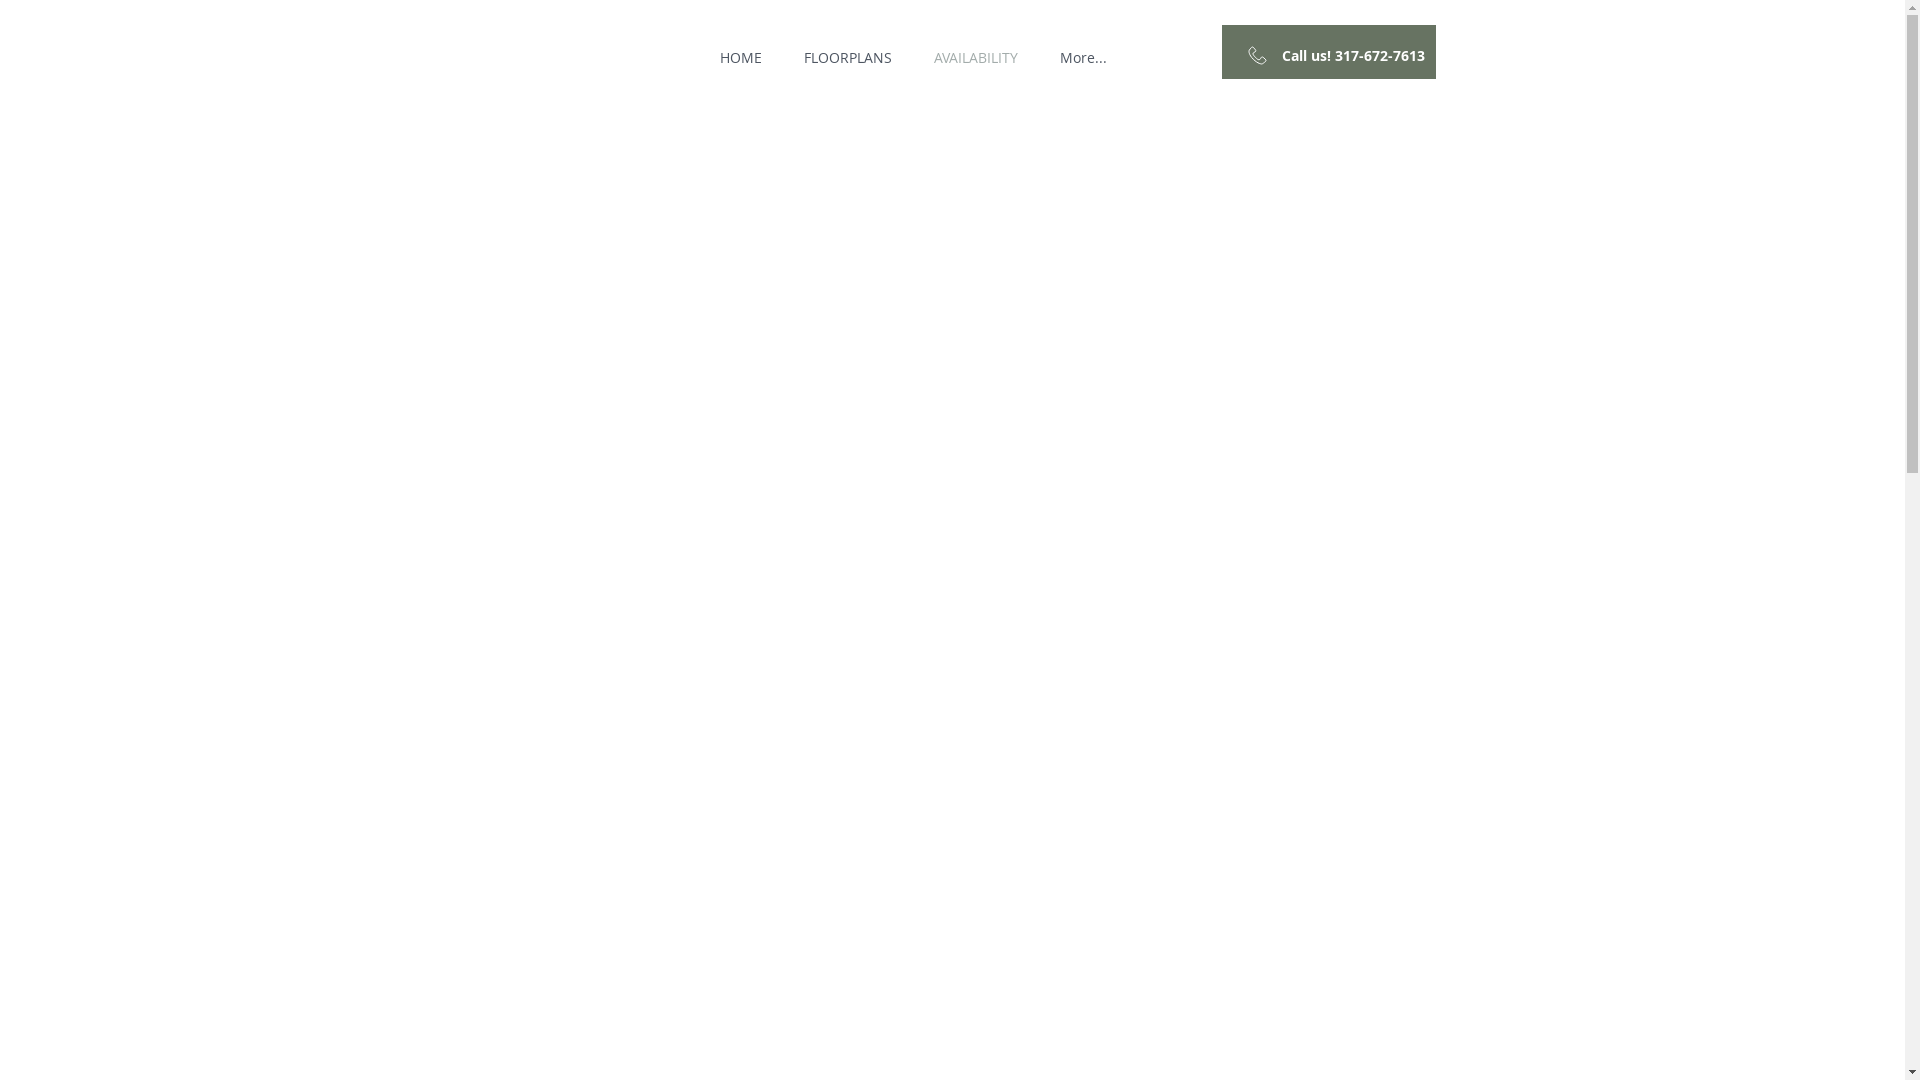  I want to click on 'AVAILABILITY', so click(974, 56).